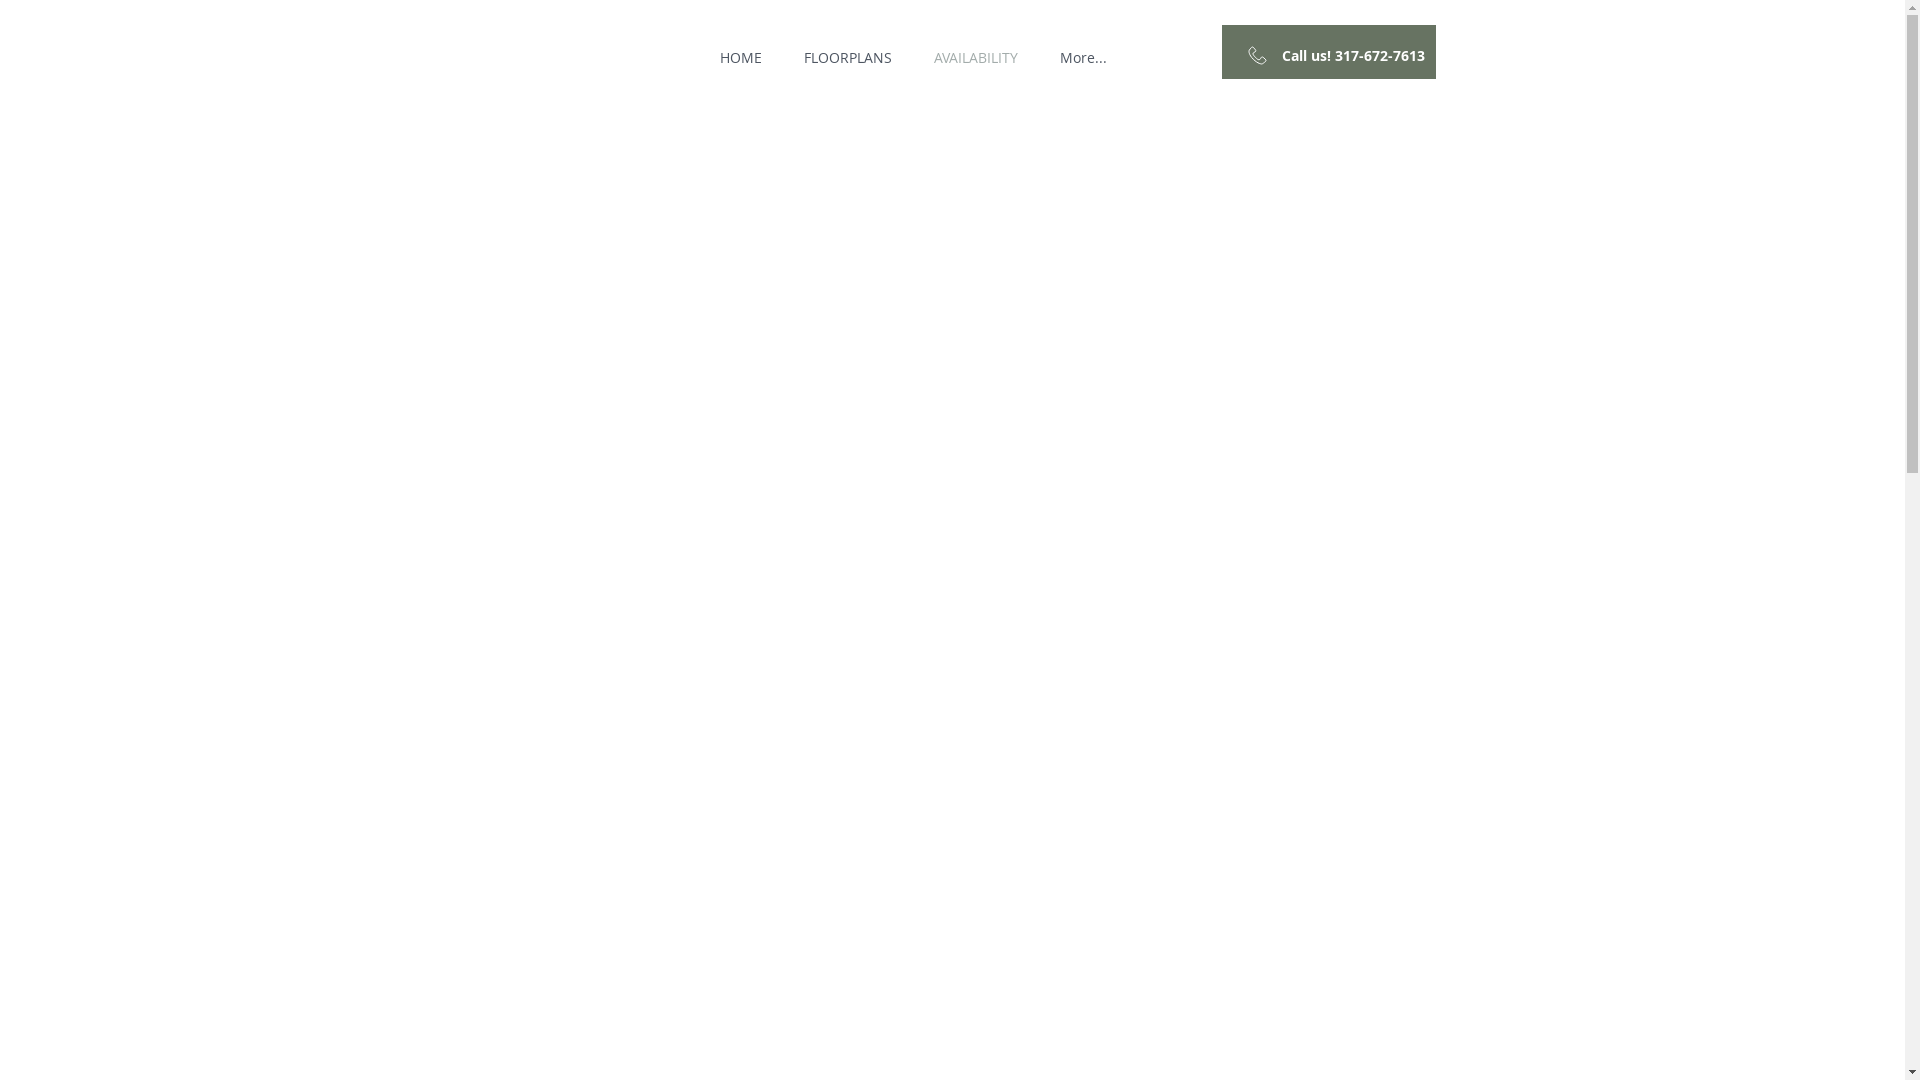  I want to click on 'AVAILABILITY', so click(974, 56).